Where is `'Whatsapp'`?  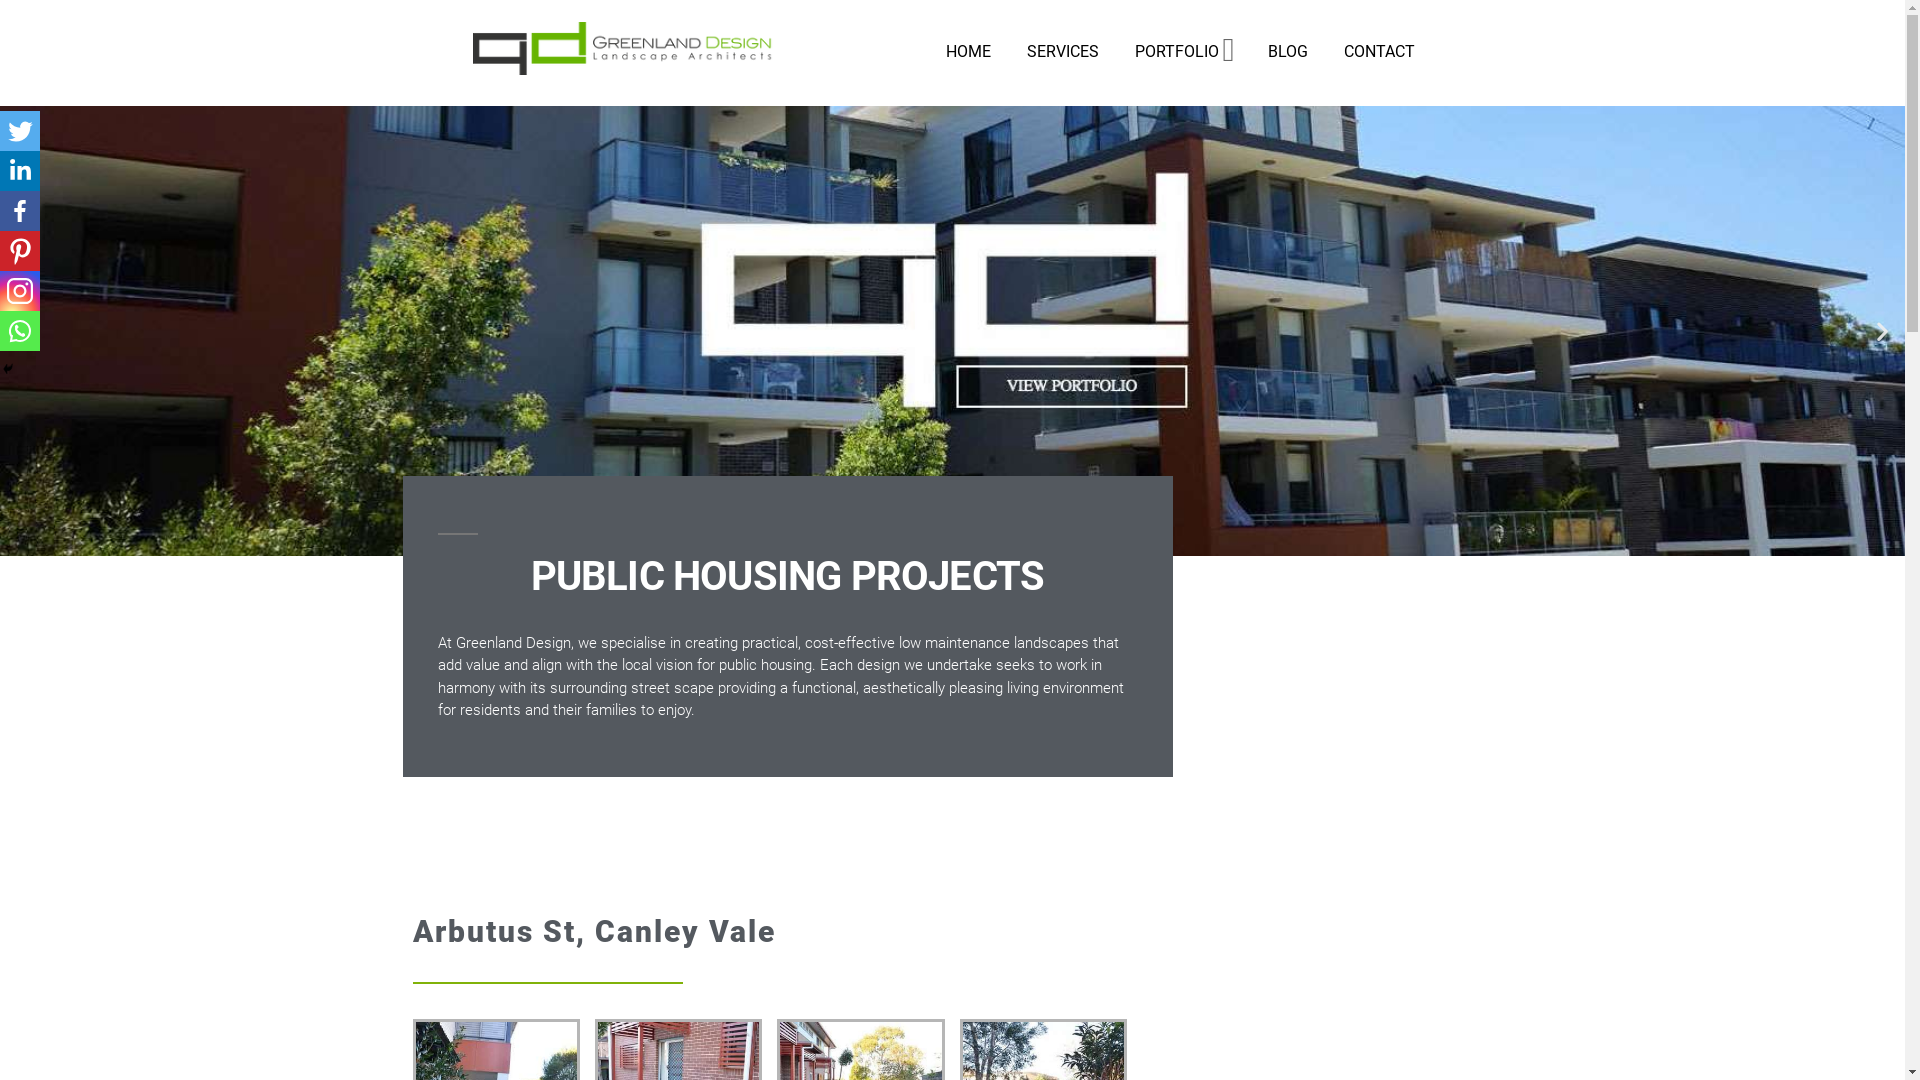 'Whatsapp' is located at coordinates (19, 330).